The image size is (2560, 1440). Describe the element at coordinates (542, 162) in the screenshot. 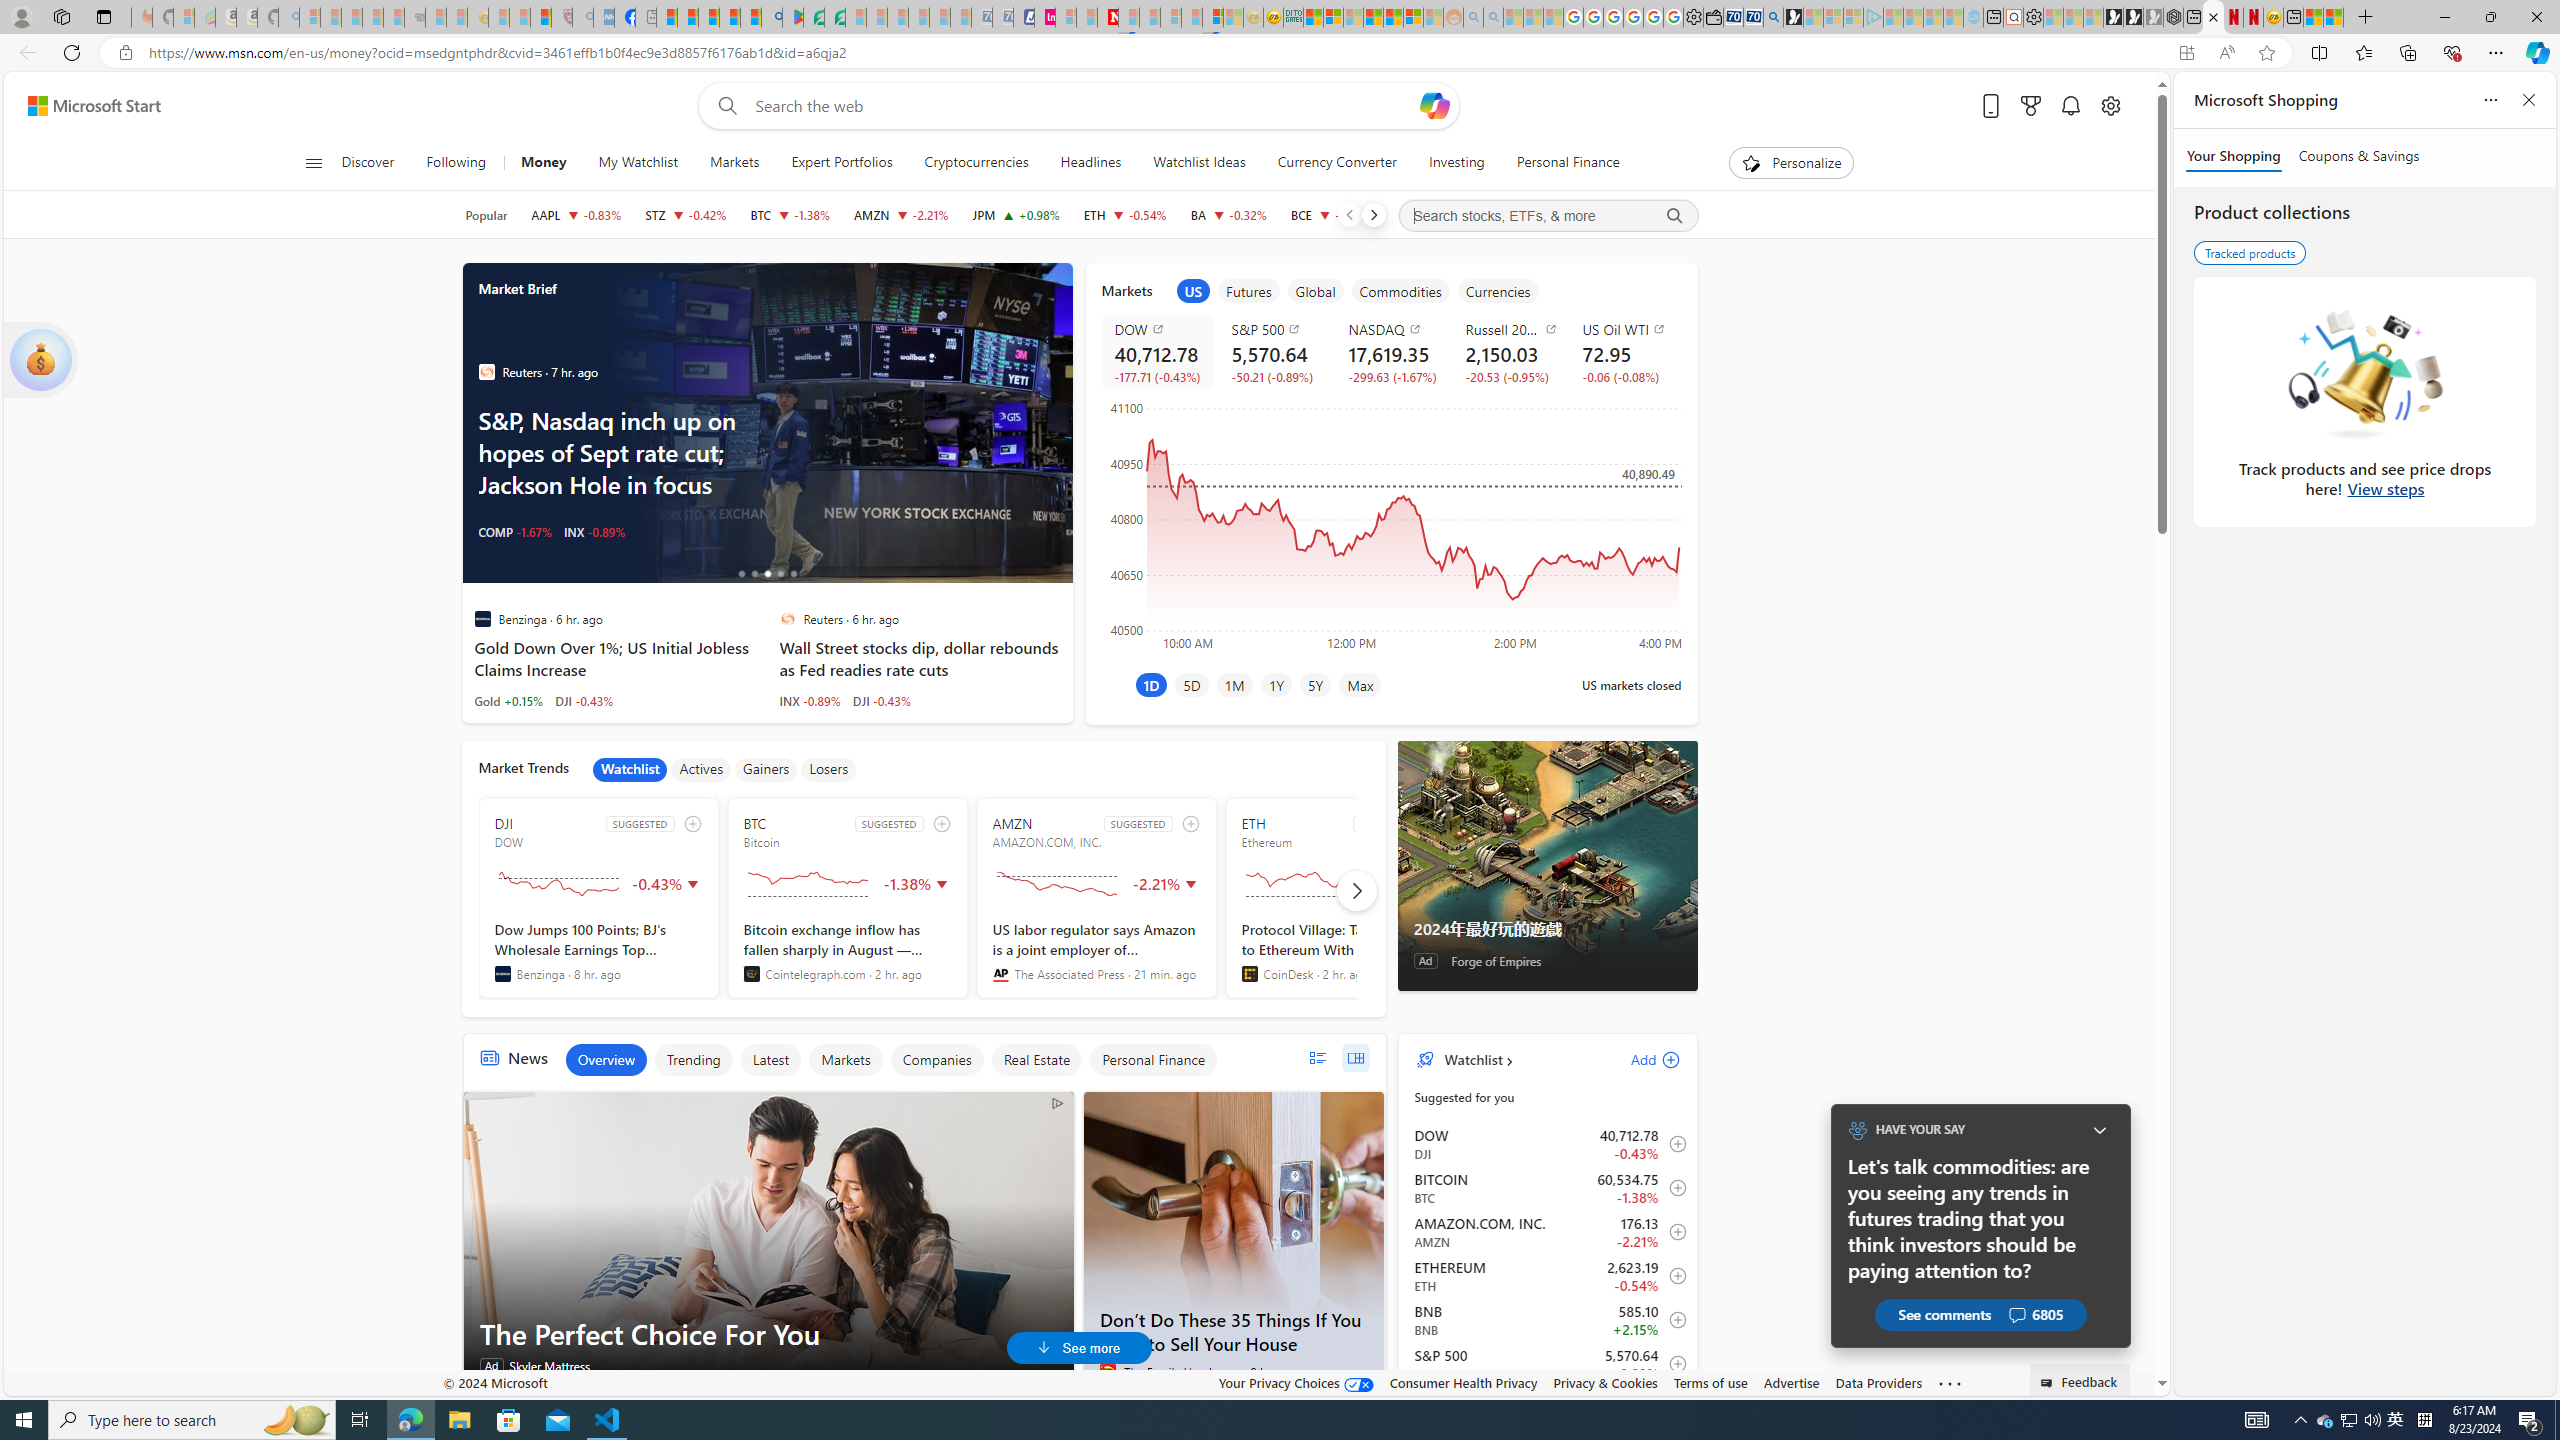

I see `'Money'` at that location.